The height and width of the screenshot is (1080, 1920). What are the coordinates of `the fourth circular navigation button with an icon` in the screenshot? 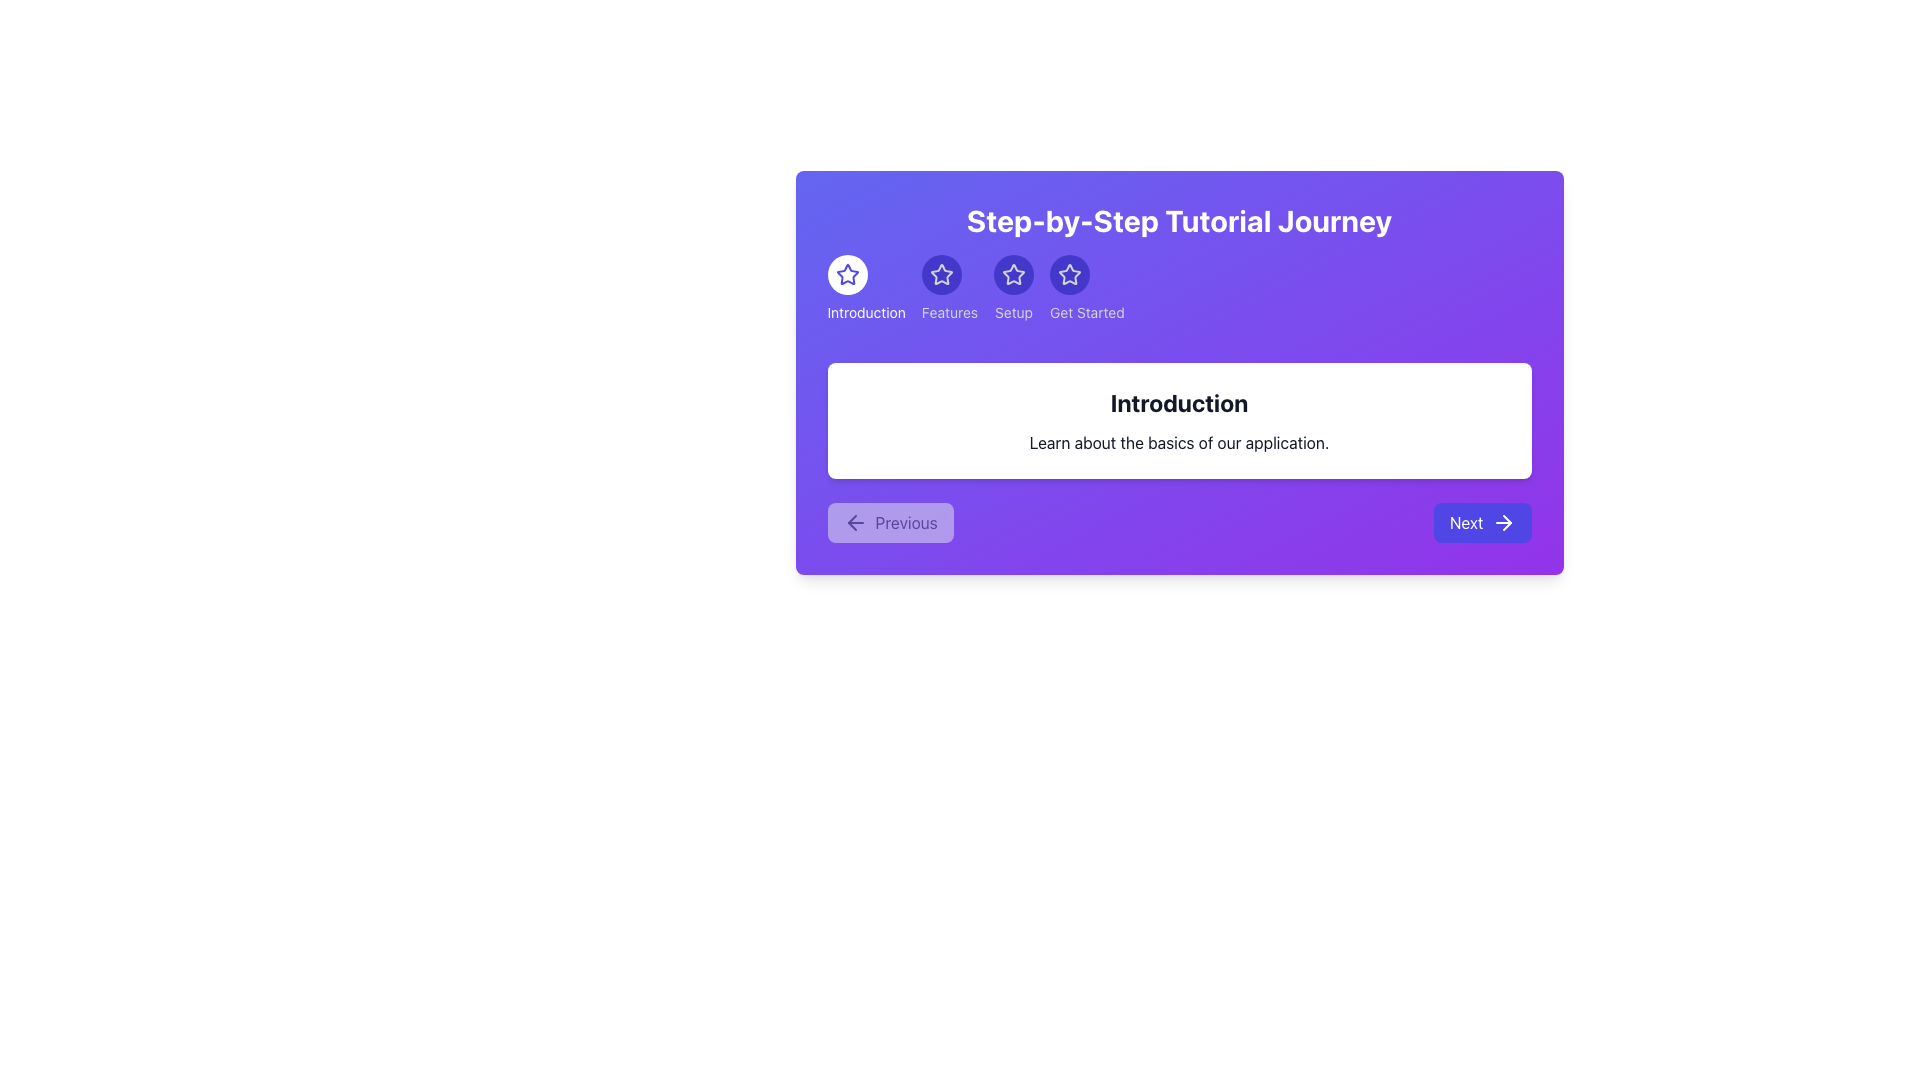 It's located at (1069, 274).